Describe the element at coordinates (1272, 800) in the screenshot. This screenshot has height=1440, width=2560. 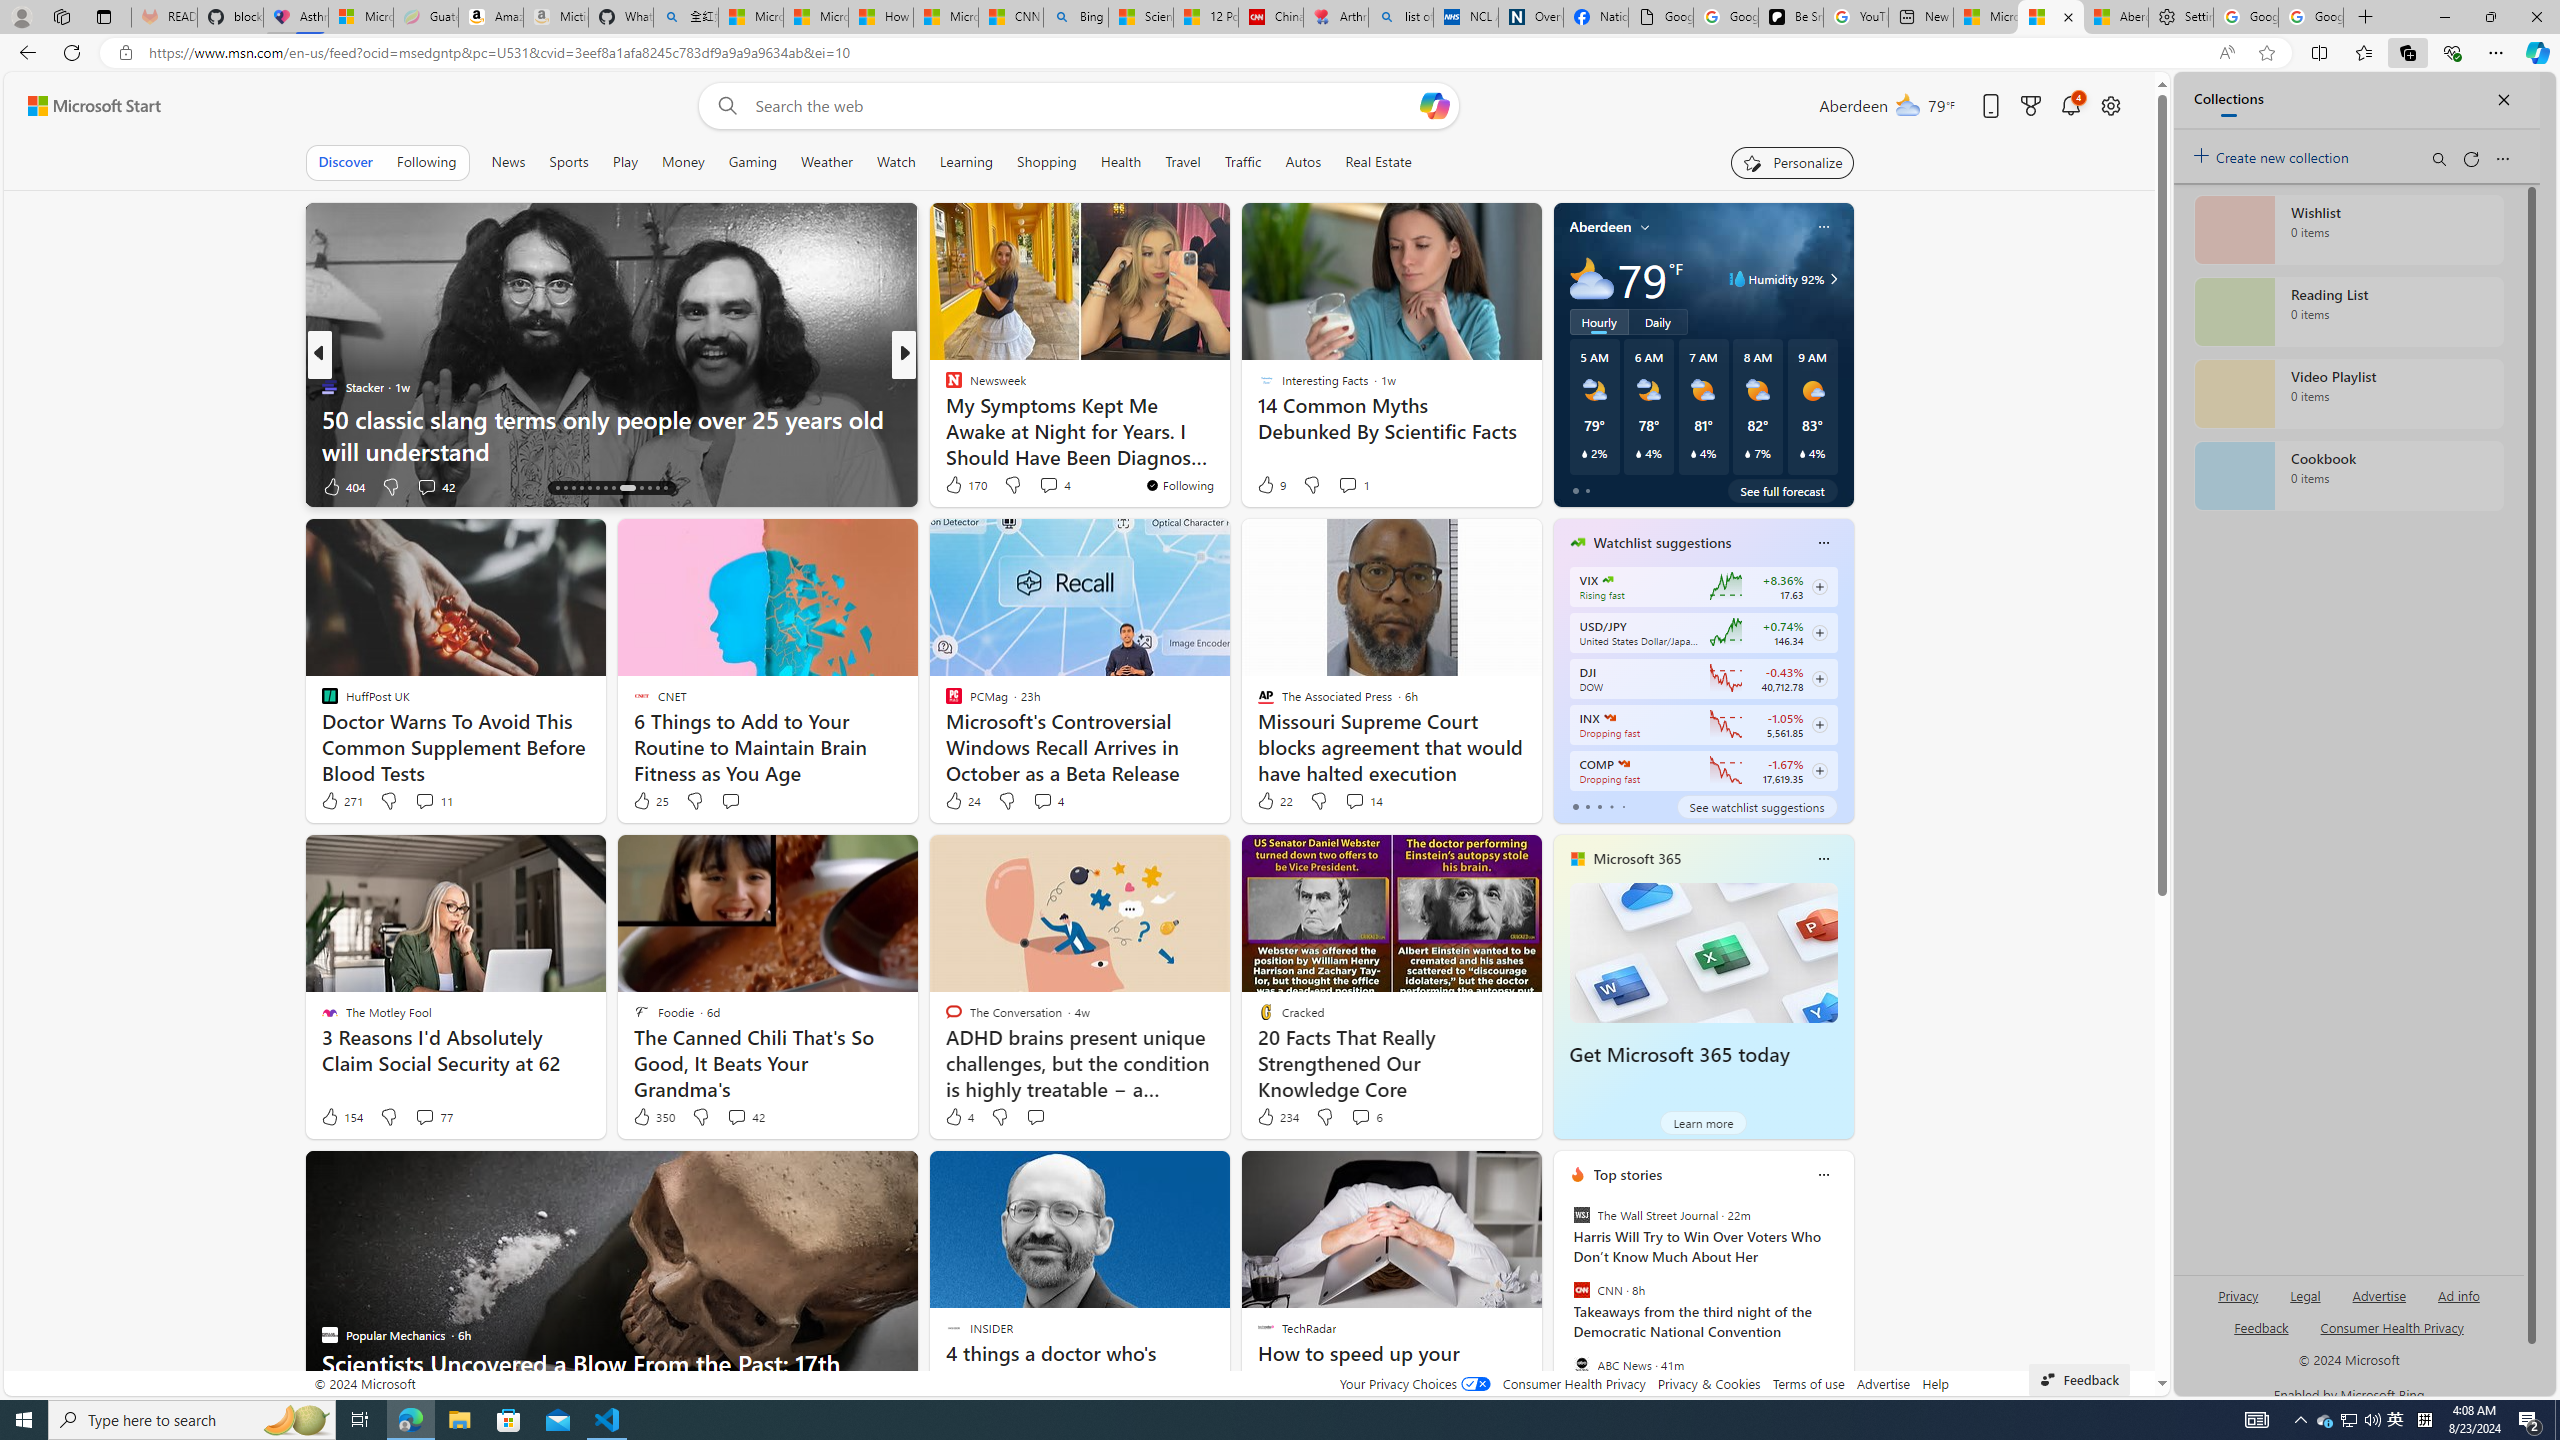
I see `'22 Like'` at that location.